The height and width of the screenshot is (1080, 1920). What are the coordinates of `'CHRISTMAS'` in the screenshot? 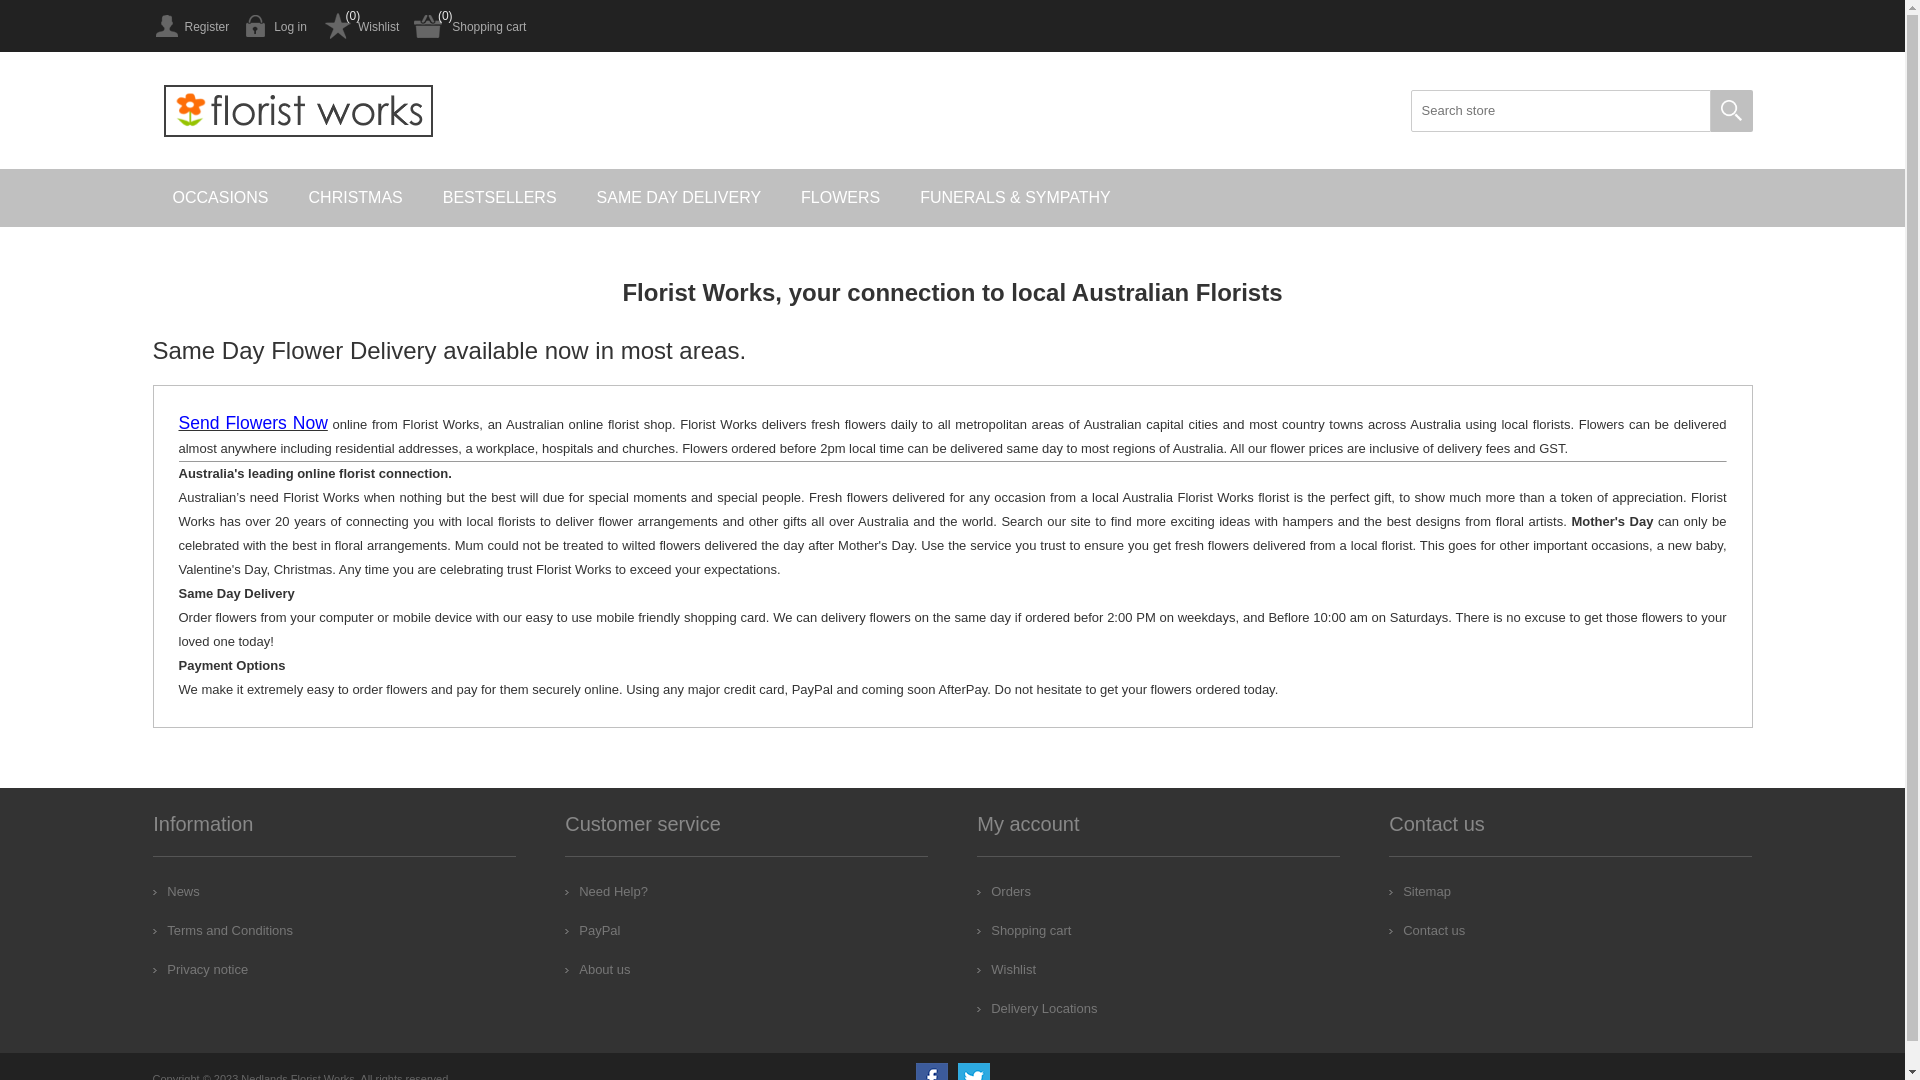 It's located at (355, 197).